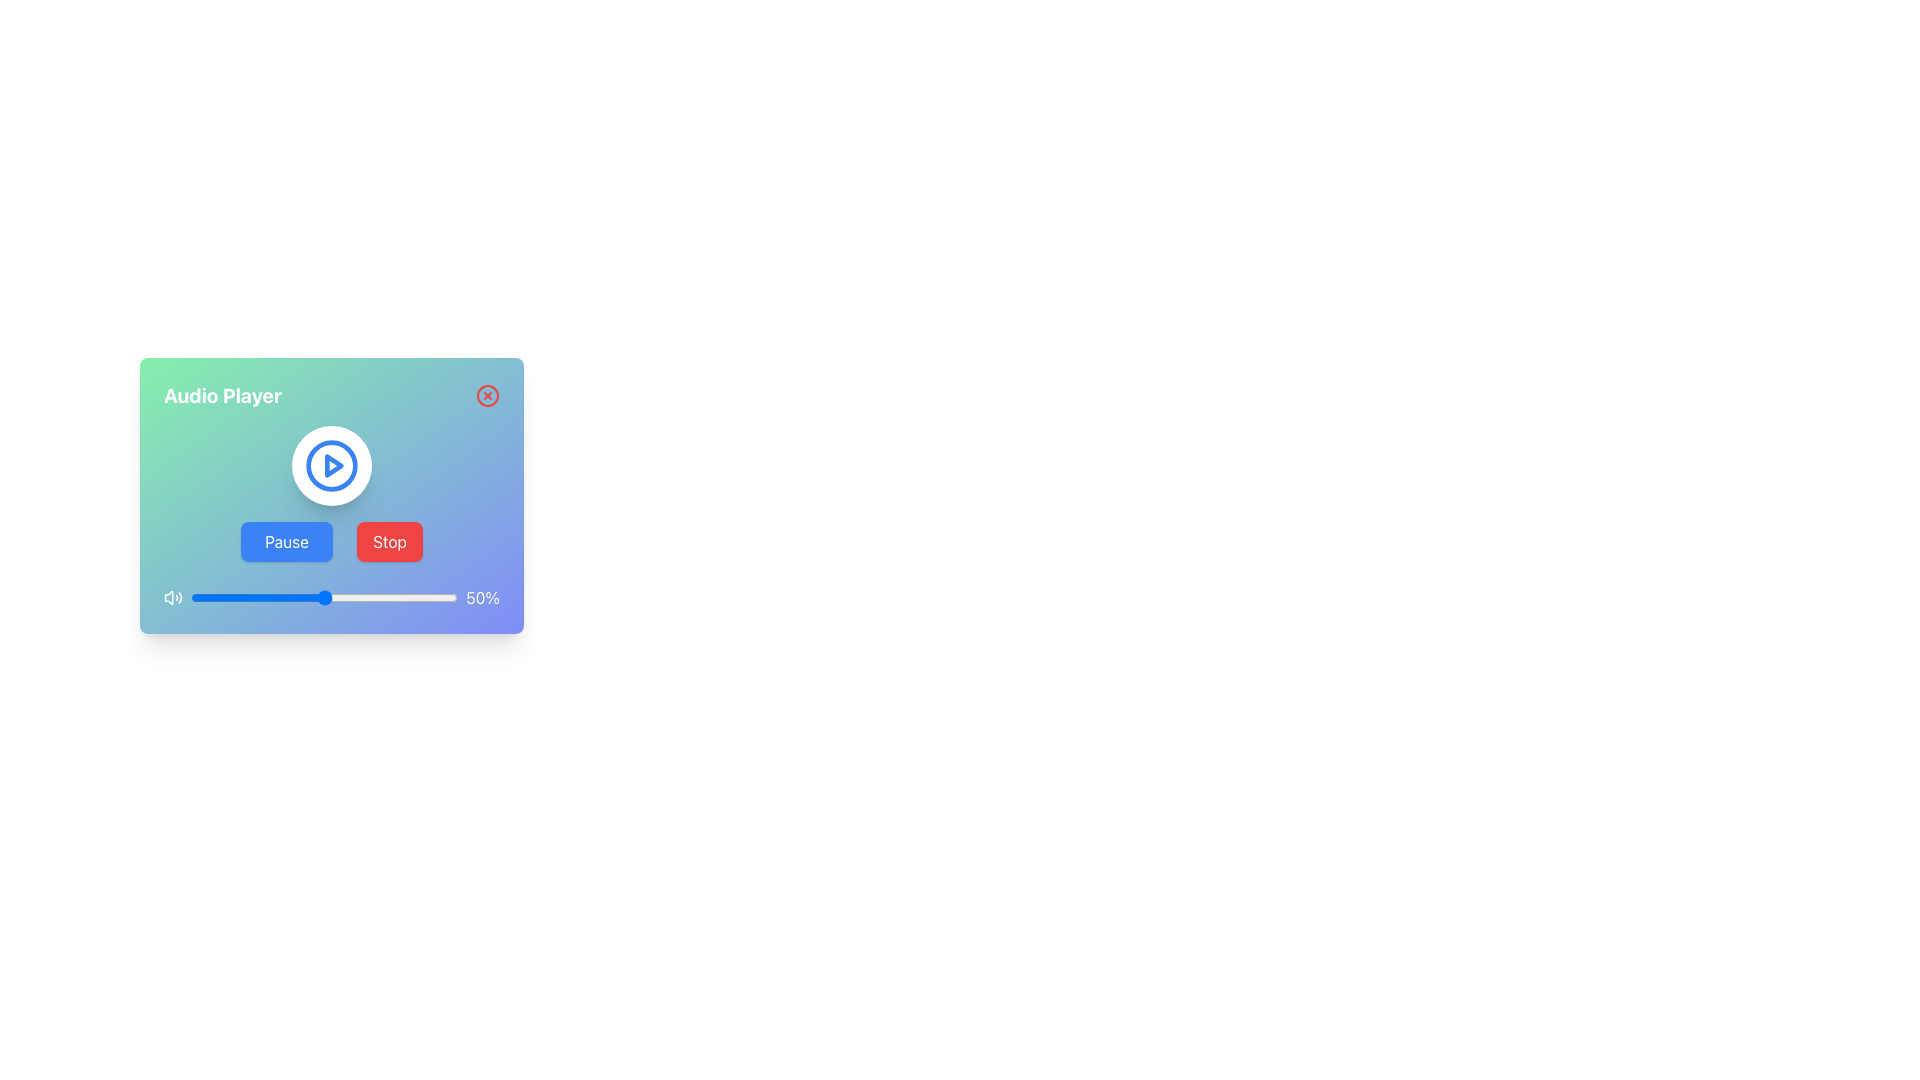  Describe the element at coordinates (331, 466) in the screenshot. I see `the play button located in the audio player interface` at that location.